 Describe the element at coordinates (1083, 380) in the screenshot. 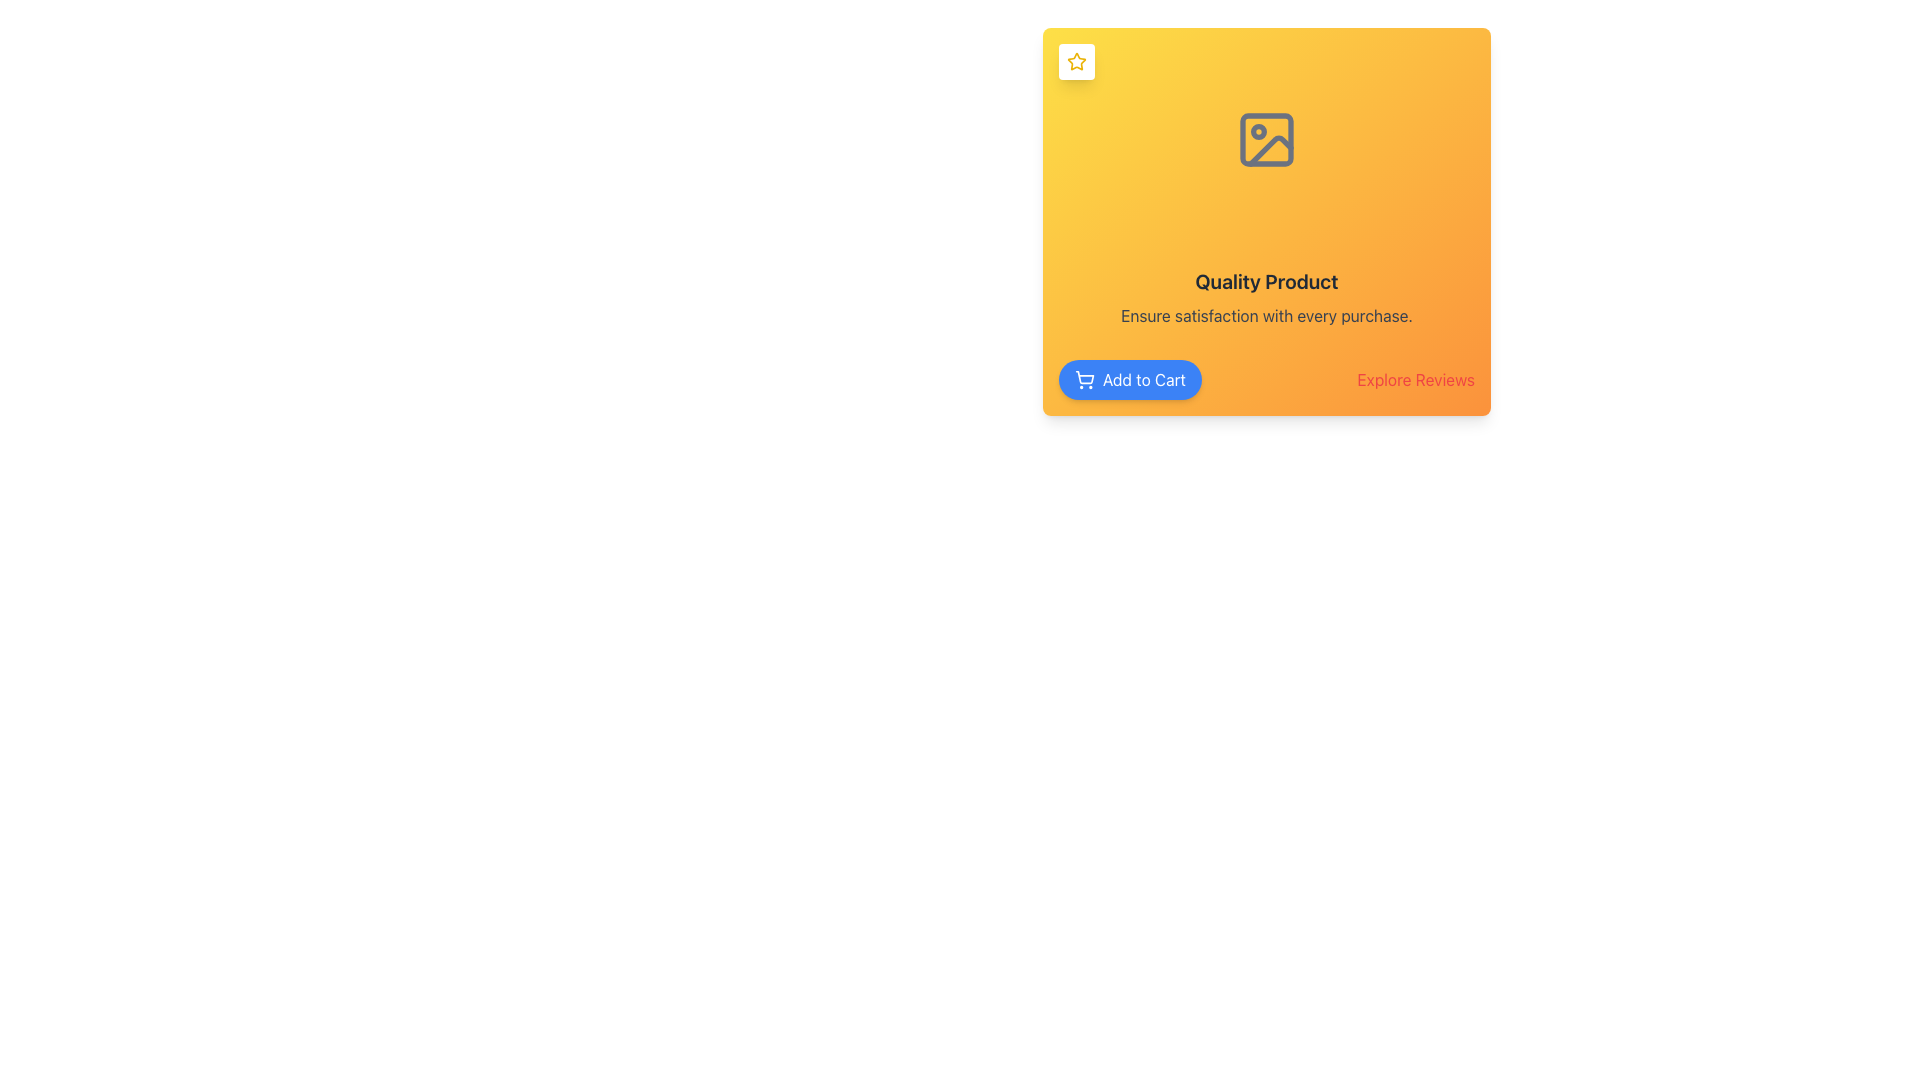

I see `the shopping cart icon located at the beginning of the 'Add to Cart' button within the product display area` at that location.